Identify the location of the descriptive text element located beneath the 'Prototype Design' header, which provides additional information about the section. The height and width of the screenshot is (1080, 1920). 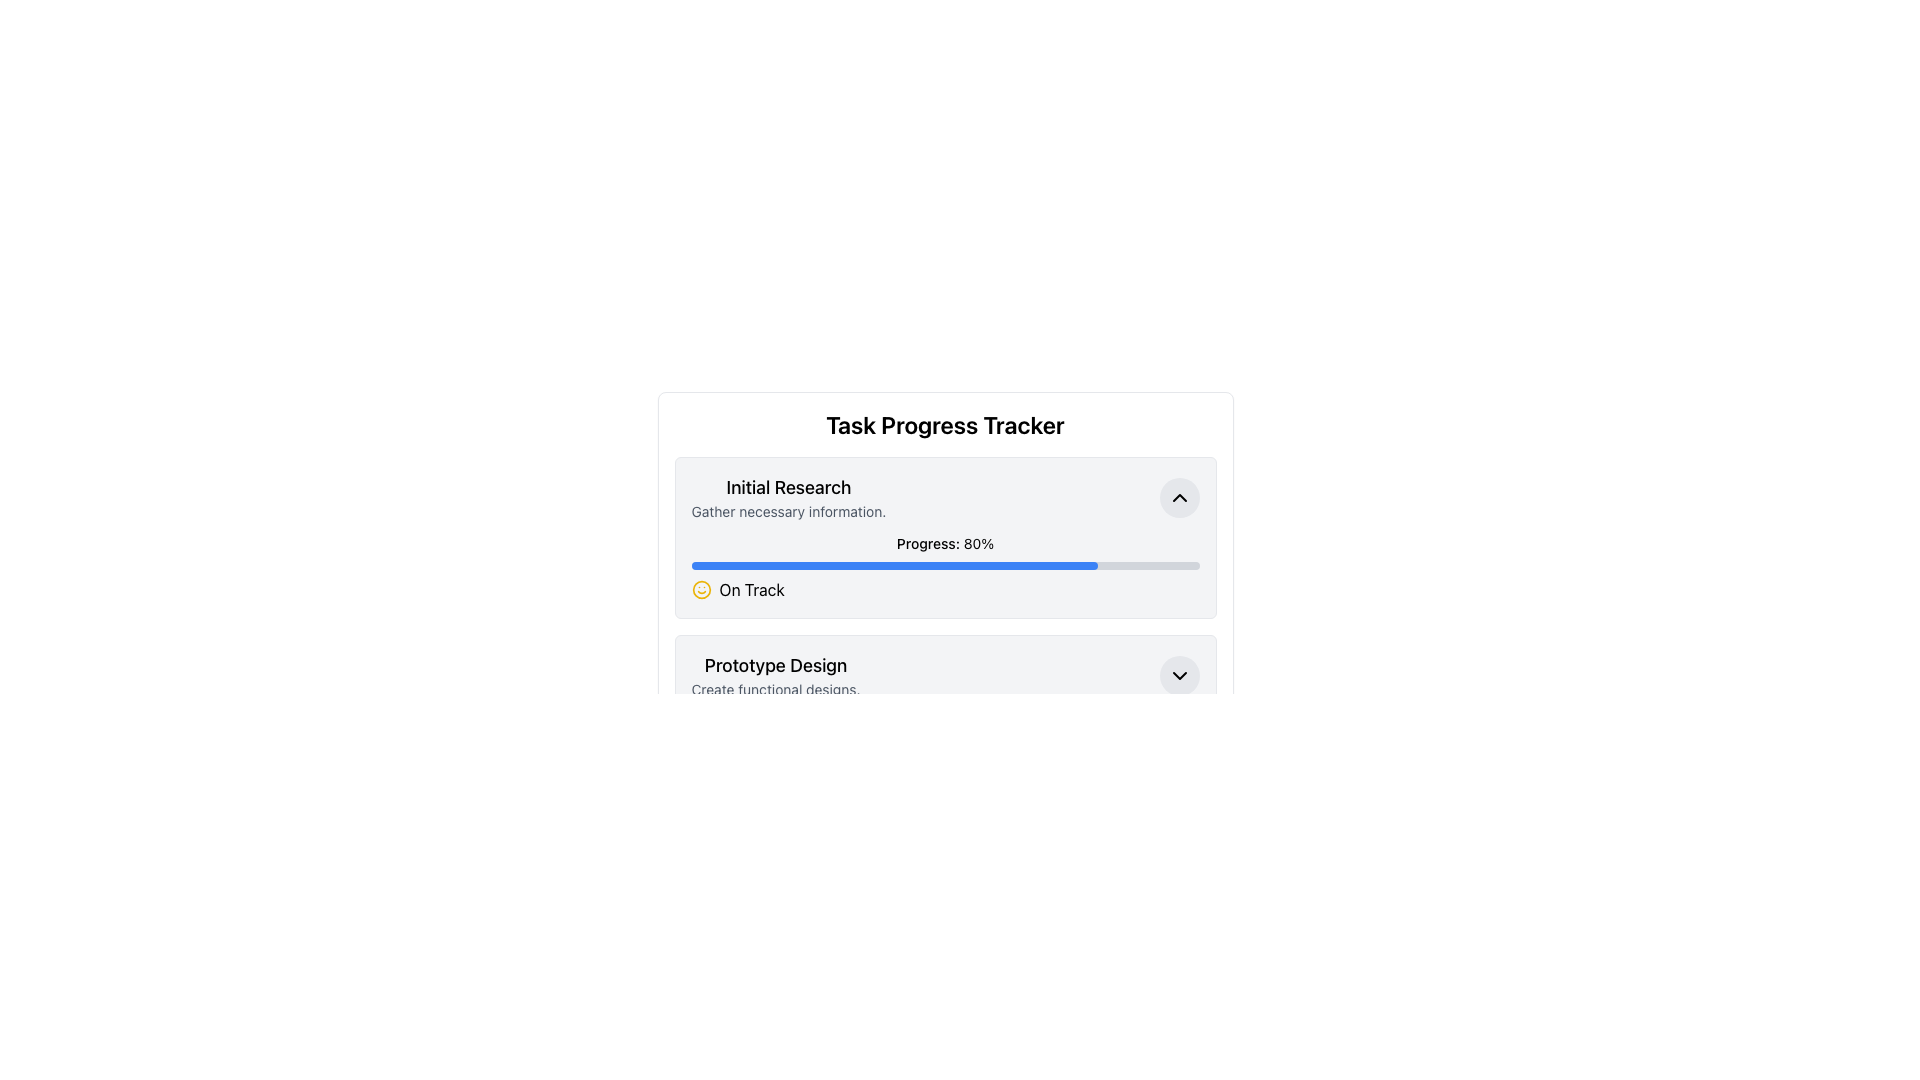
(775, 689).